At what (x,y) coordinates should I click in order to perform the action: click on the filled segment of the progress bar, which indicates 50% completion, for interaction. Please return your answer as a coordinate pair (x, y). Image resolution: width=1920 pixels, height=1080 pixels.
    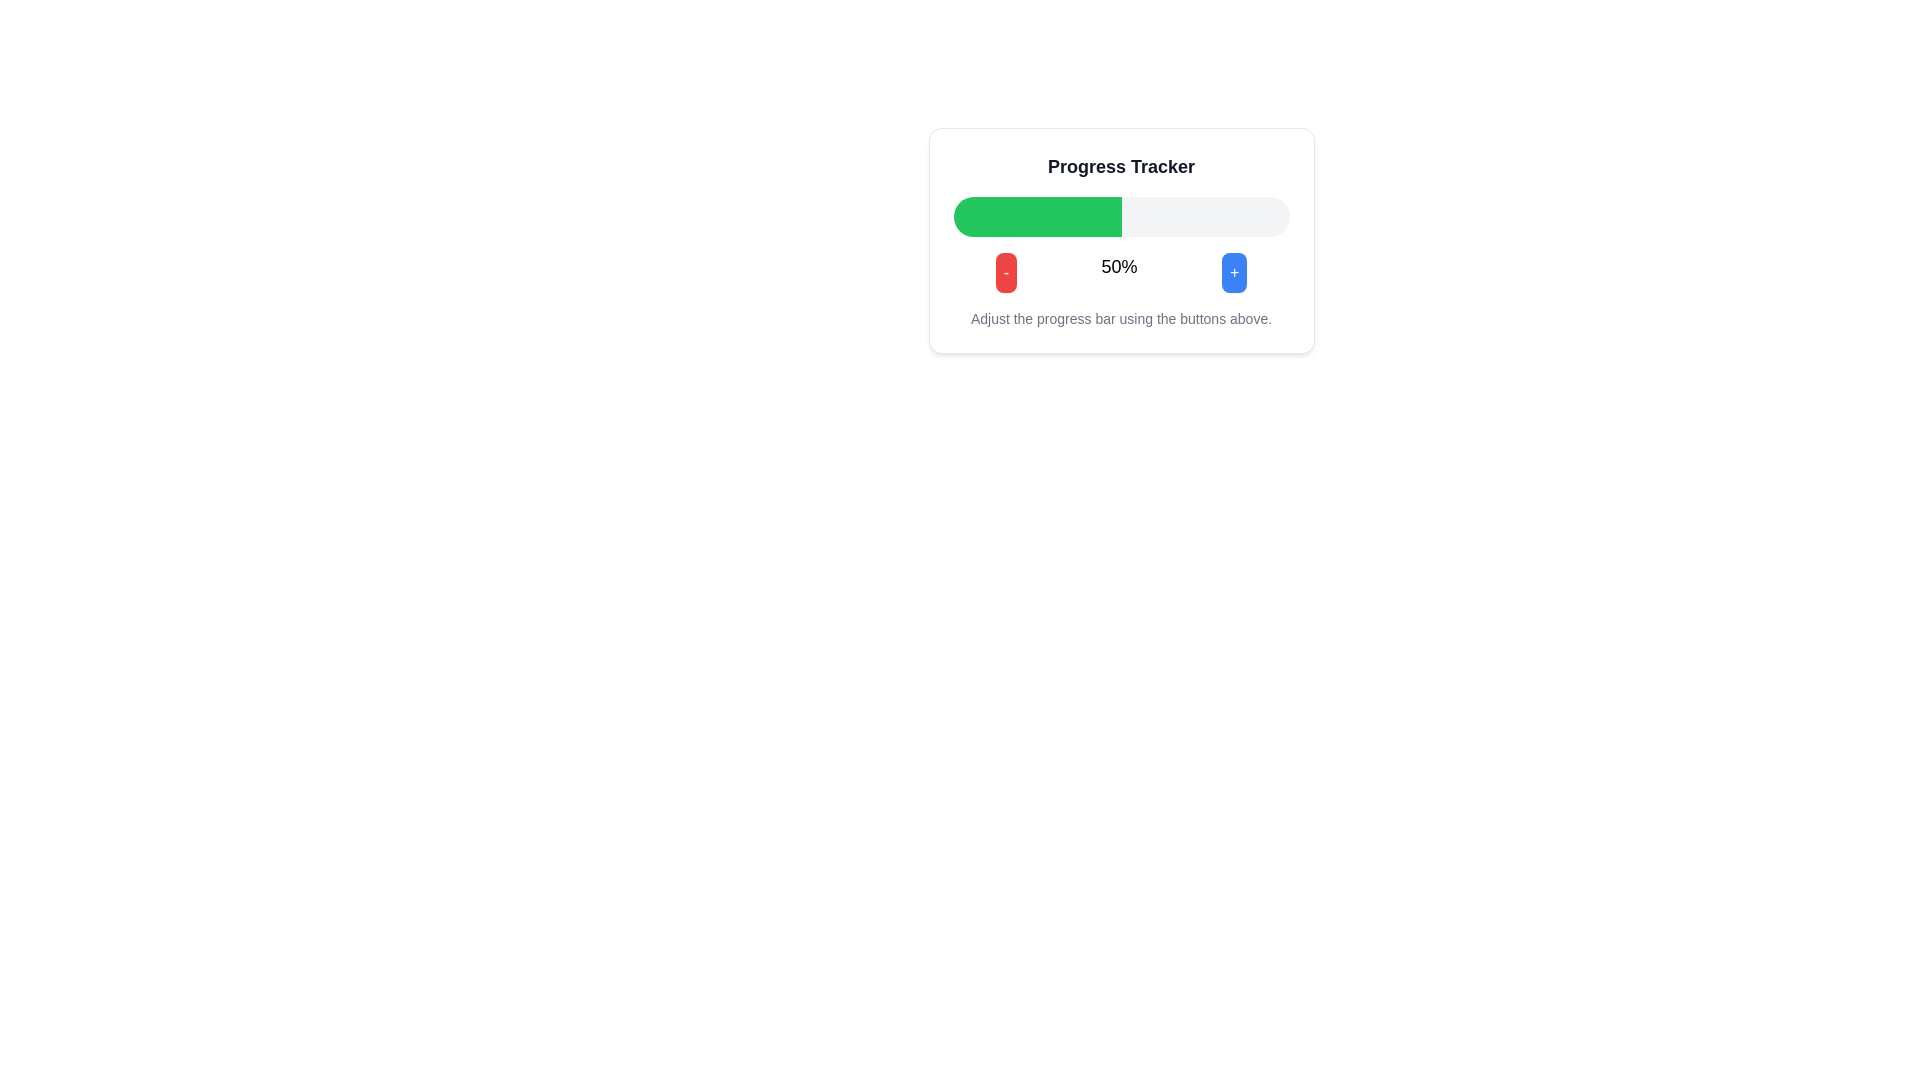
    Looking at the image, I should click on (1037, 216).